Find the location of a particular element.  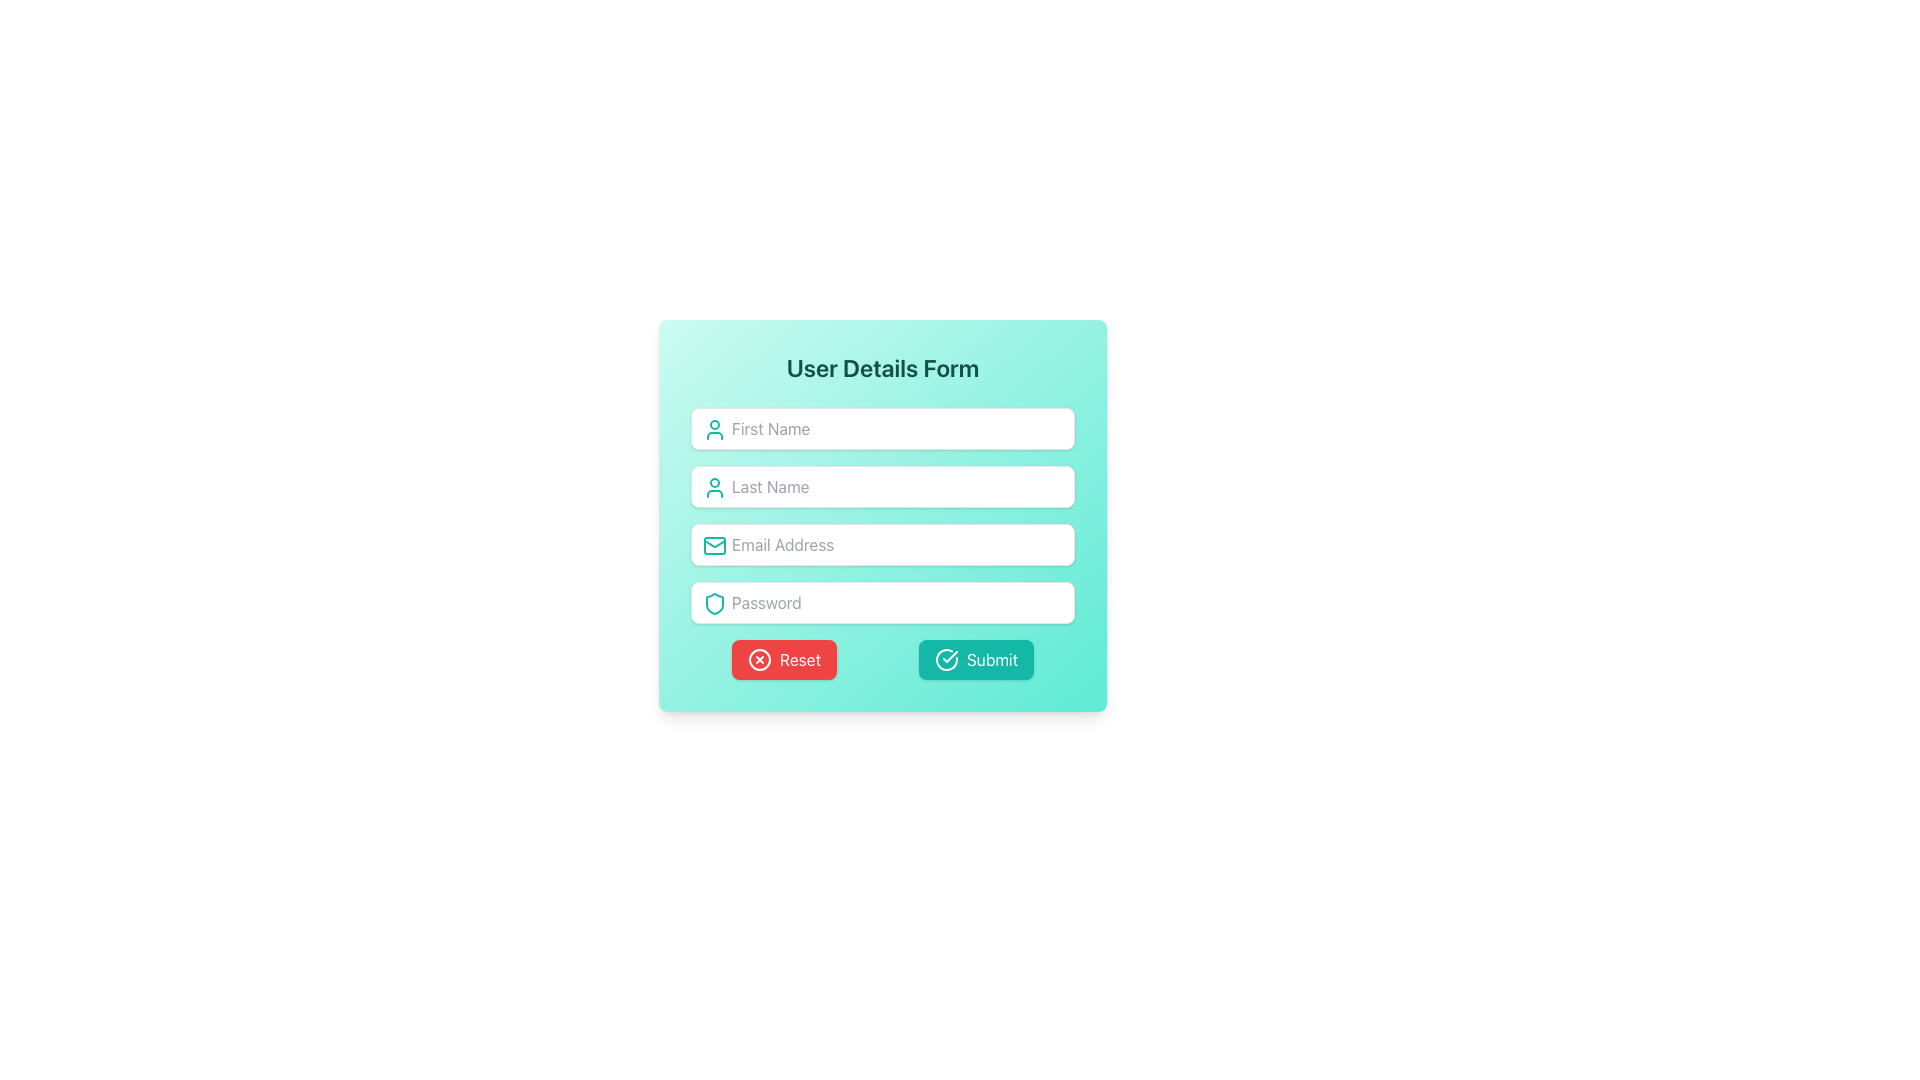

the user profile icon with a teal-colored outline, located in the top-left corner of the 'First Name' input field is located at coordinates (715, 428).